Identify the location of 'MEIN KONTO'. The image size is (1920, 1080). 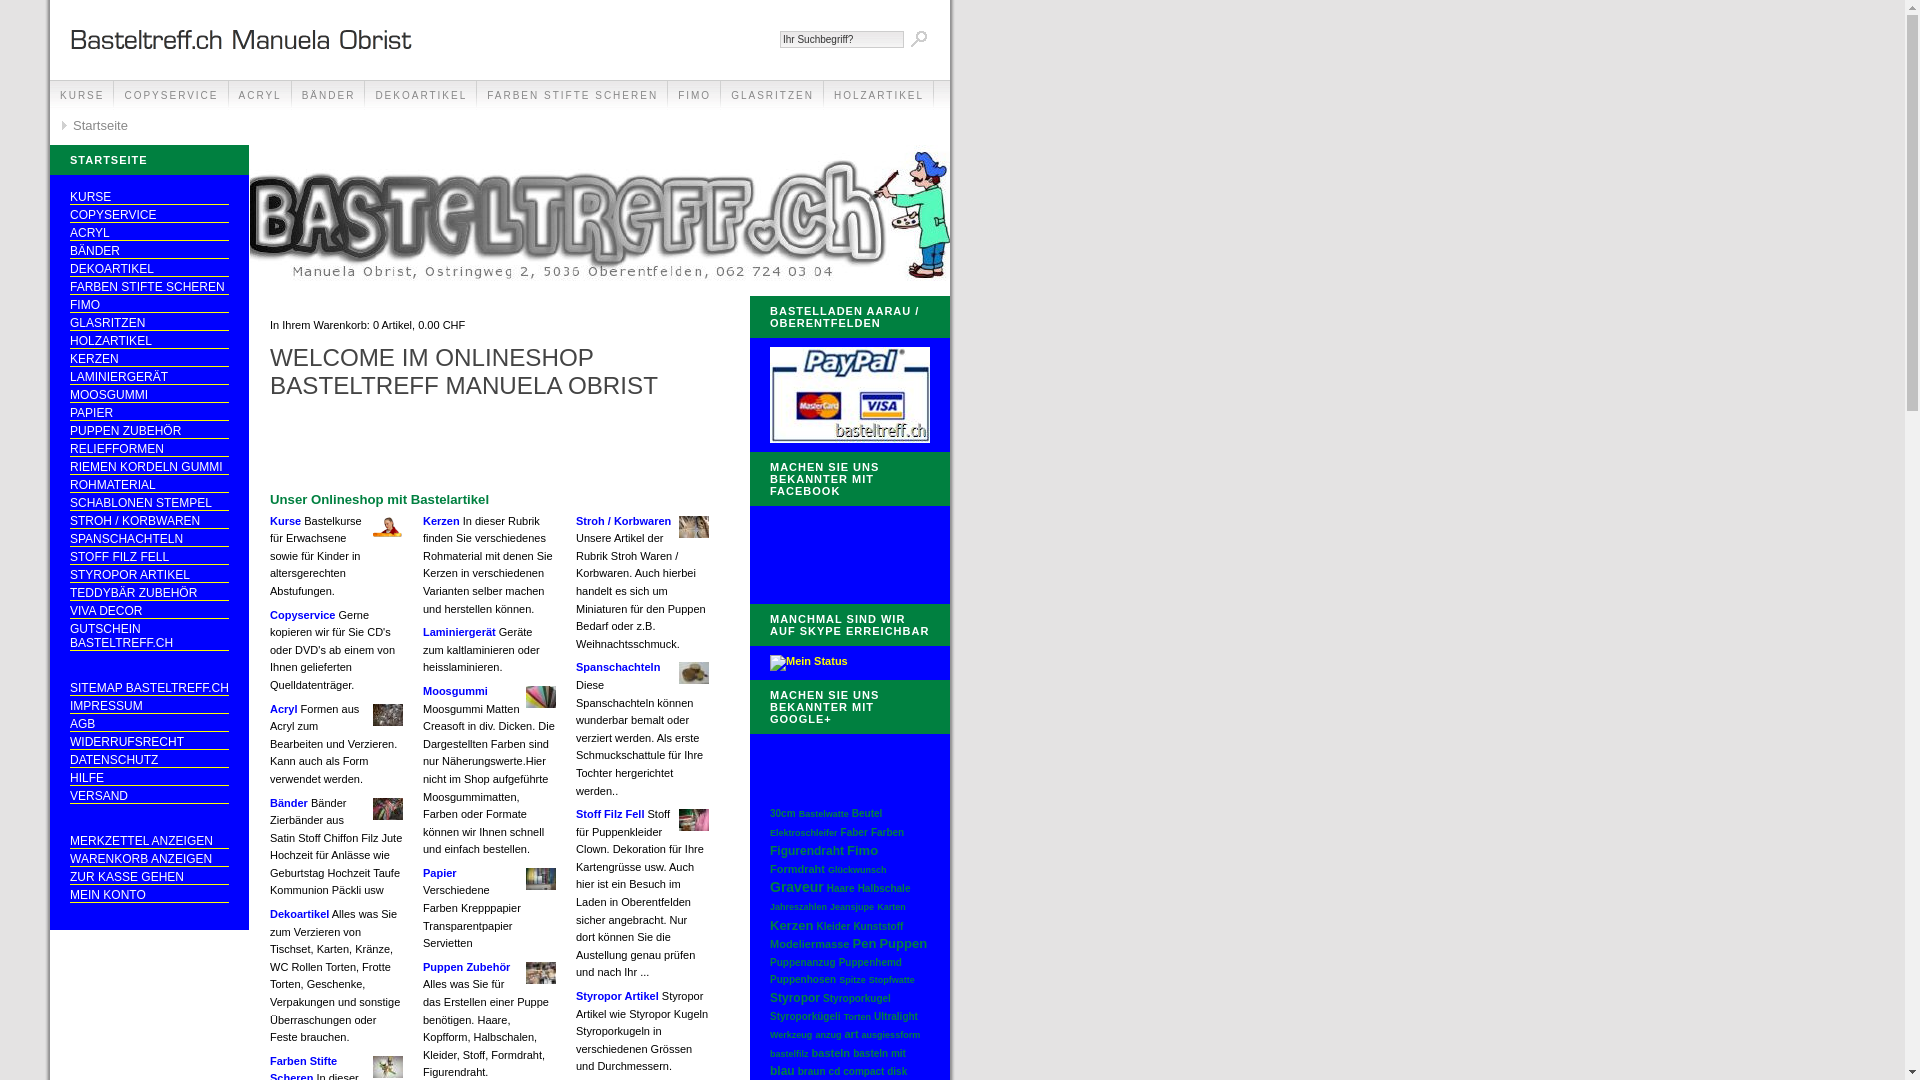
(148, 894).